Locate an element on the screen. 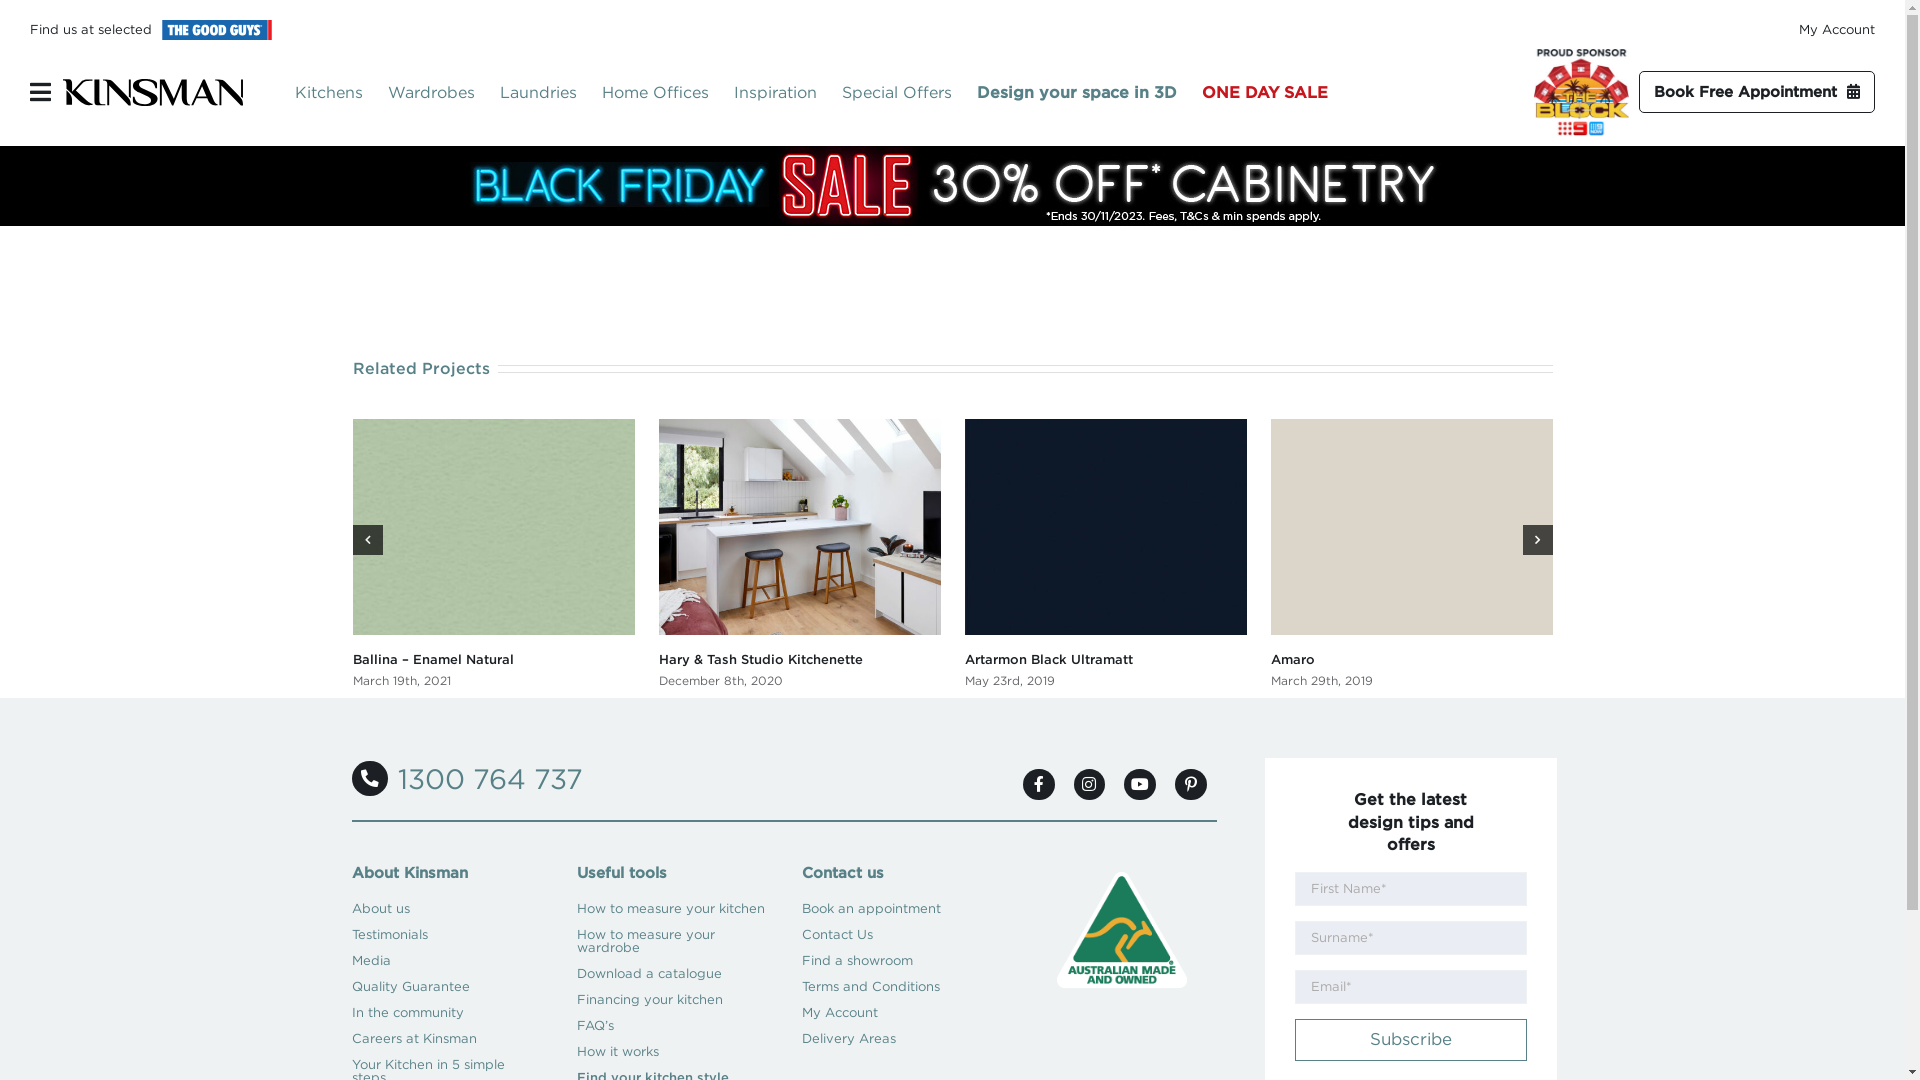  'Subscribe' is located at coordinates (1409, 1039).